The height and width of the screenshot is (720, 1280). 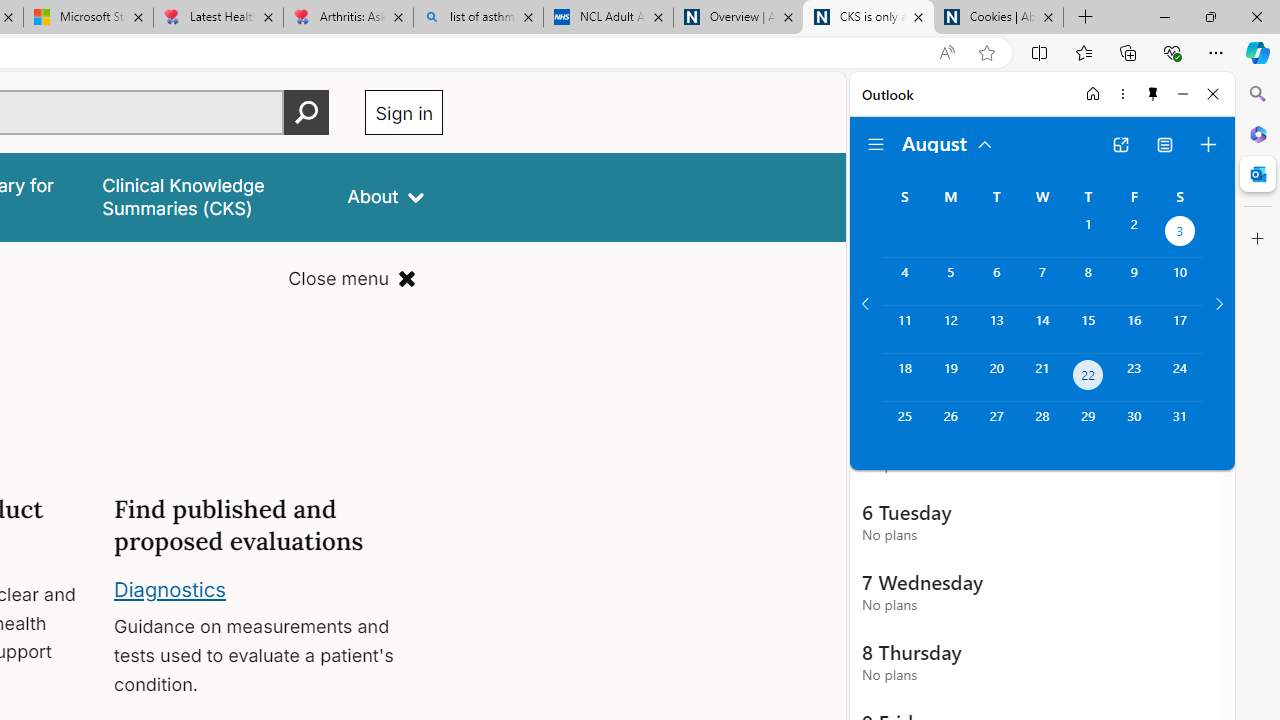 I want to click on 'Tuesday, August 27, 2024. ', so click(x=996, y=424).